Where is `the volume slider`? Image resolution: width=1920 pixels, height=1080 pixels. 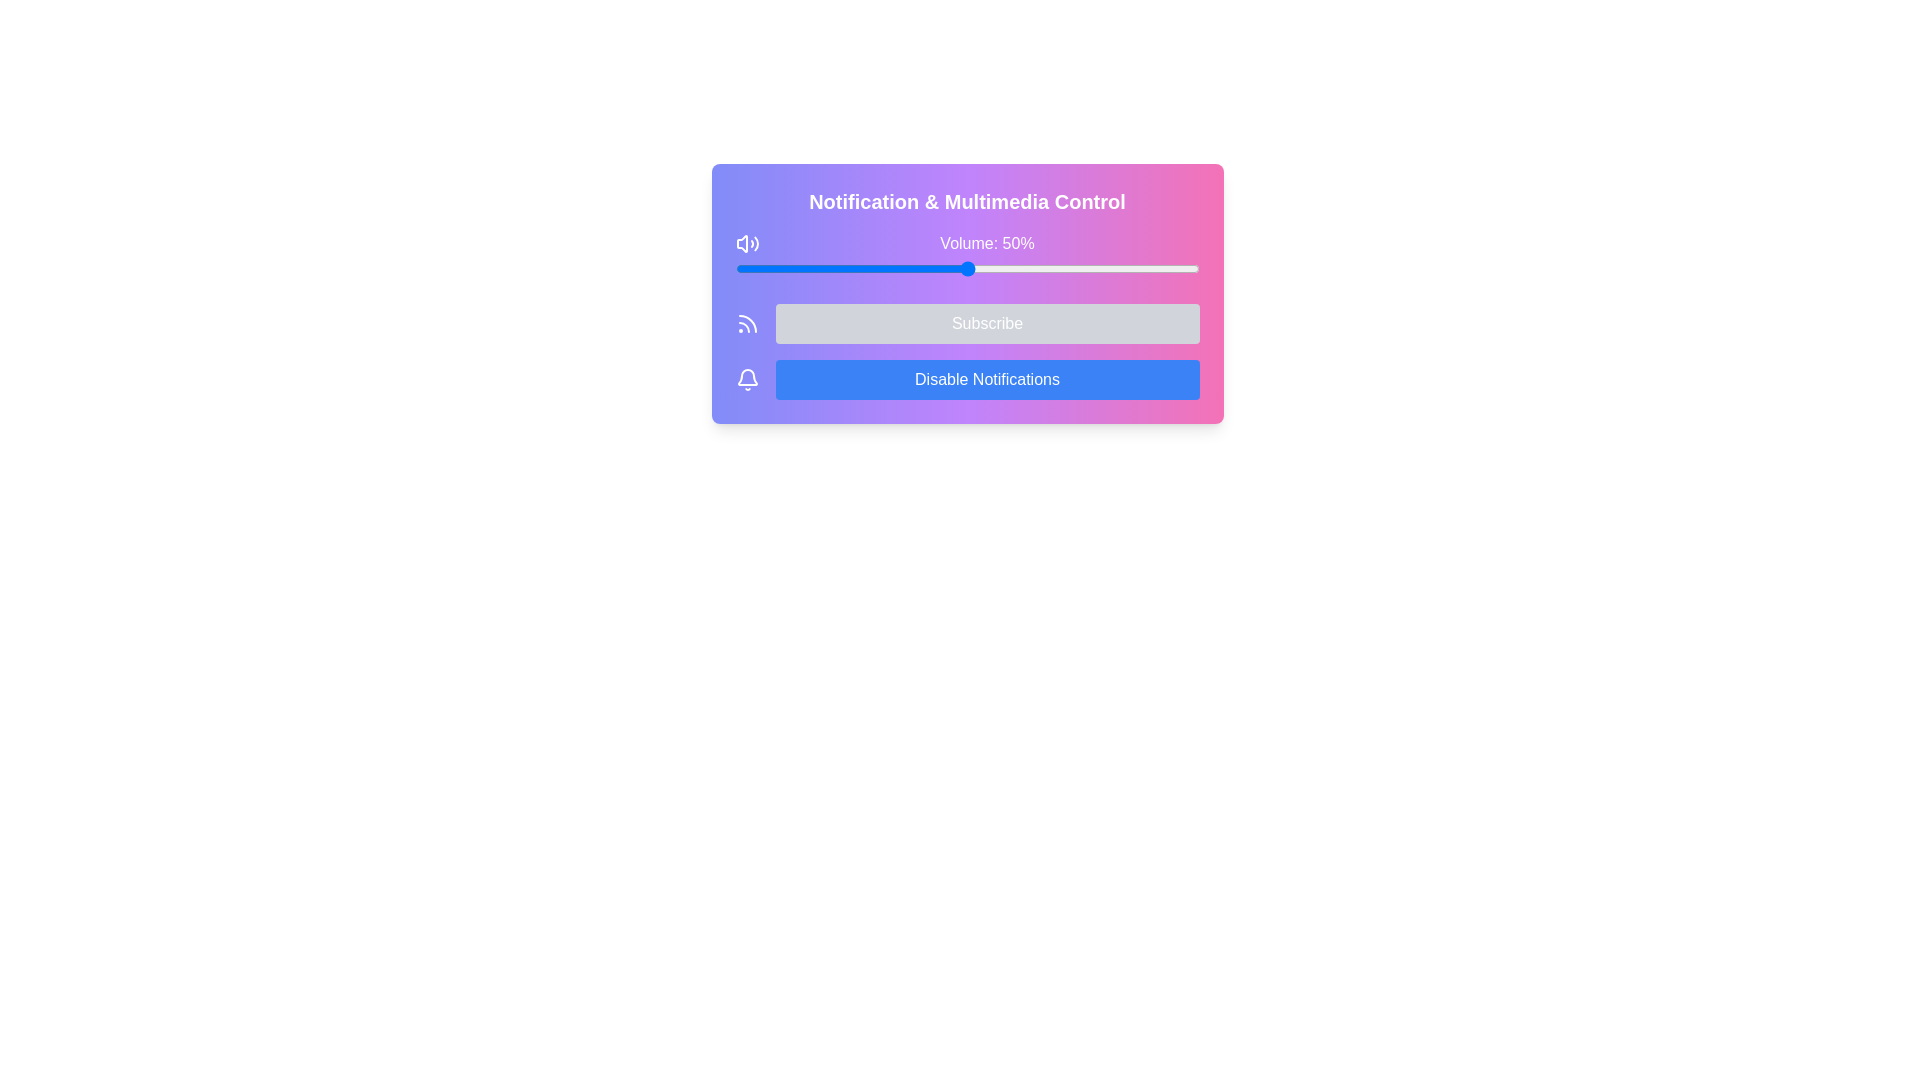
the volume slider is located at coordinates (999, 268).